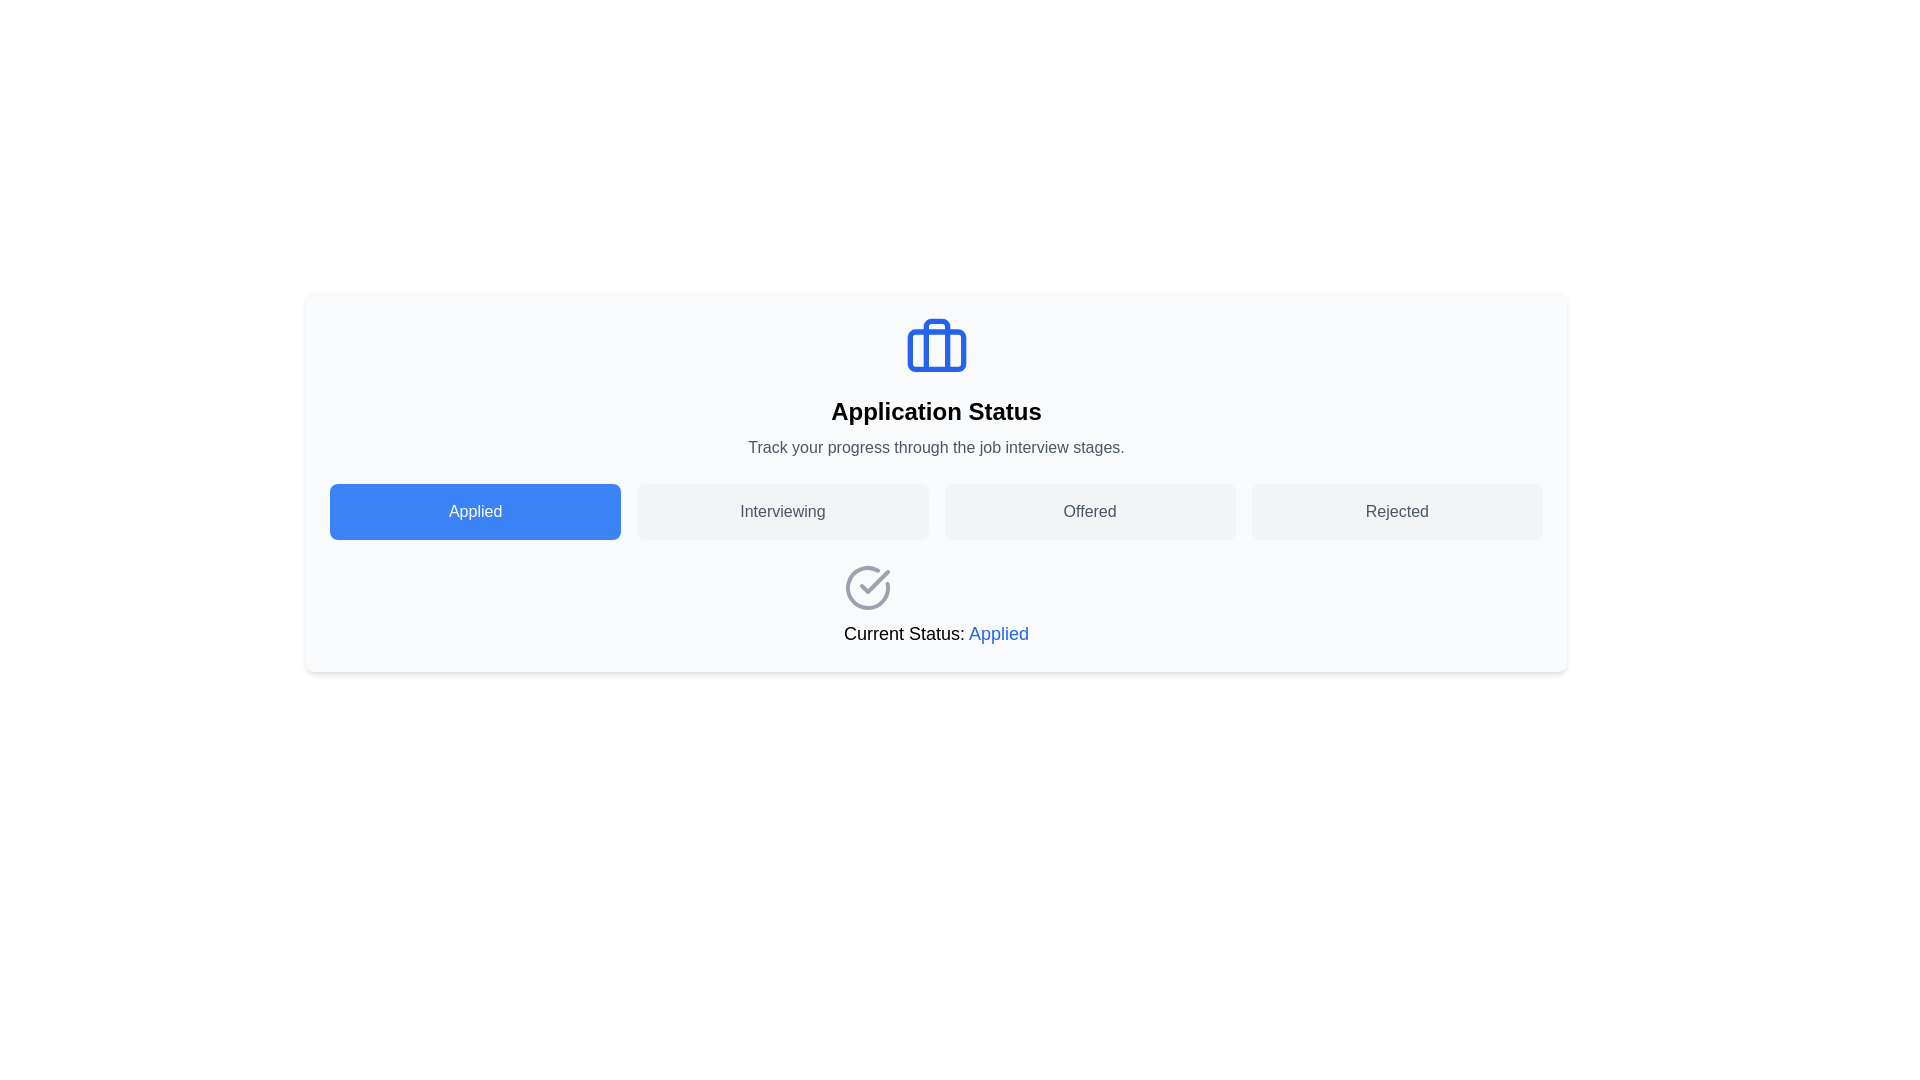  I want to click on the decorative icon representing the job or application status located at the top center of the 'Application Status' section, directly above the text 'Application Status', so click(935, 346).